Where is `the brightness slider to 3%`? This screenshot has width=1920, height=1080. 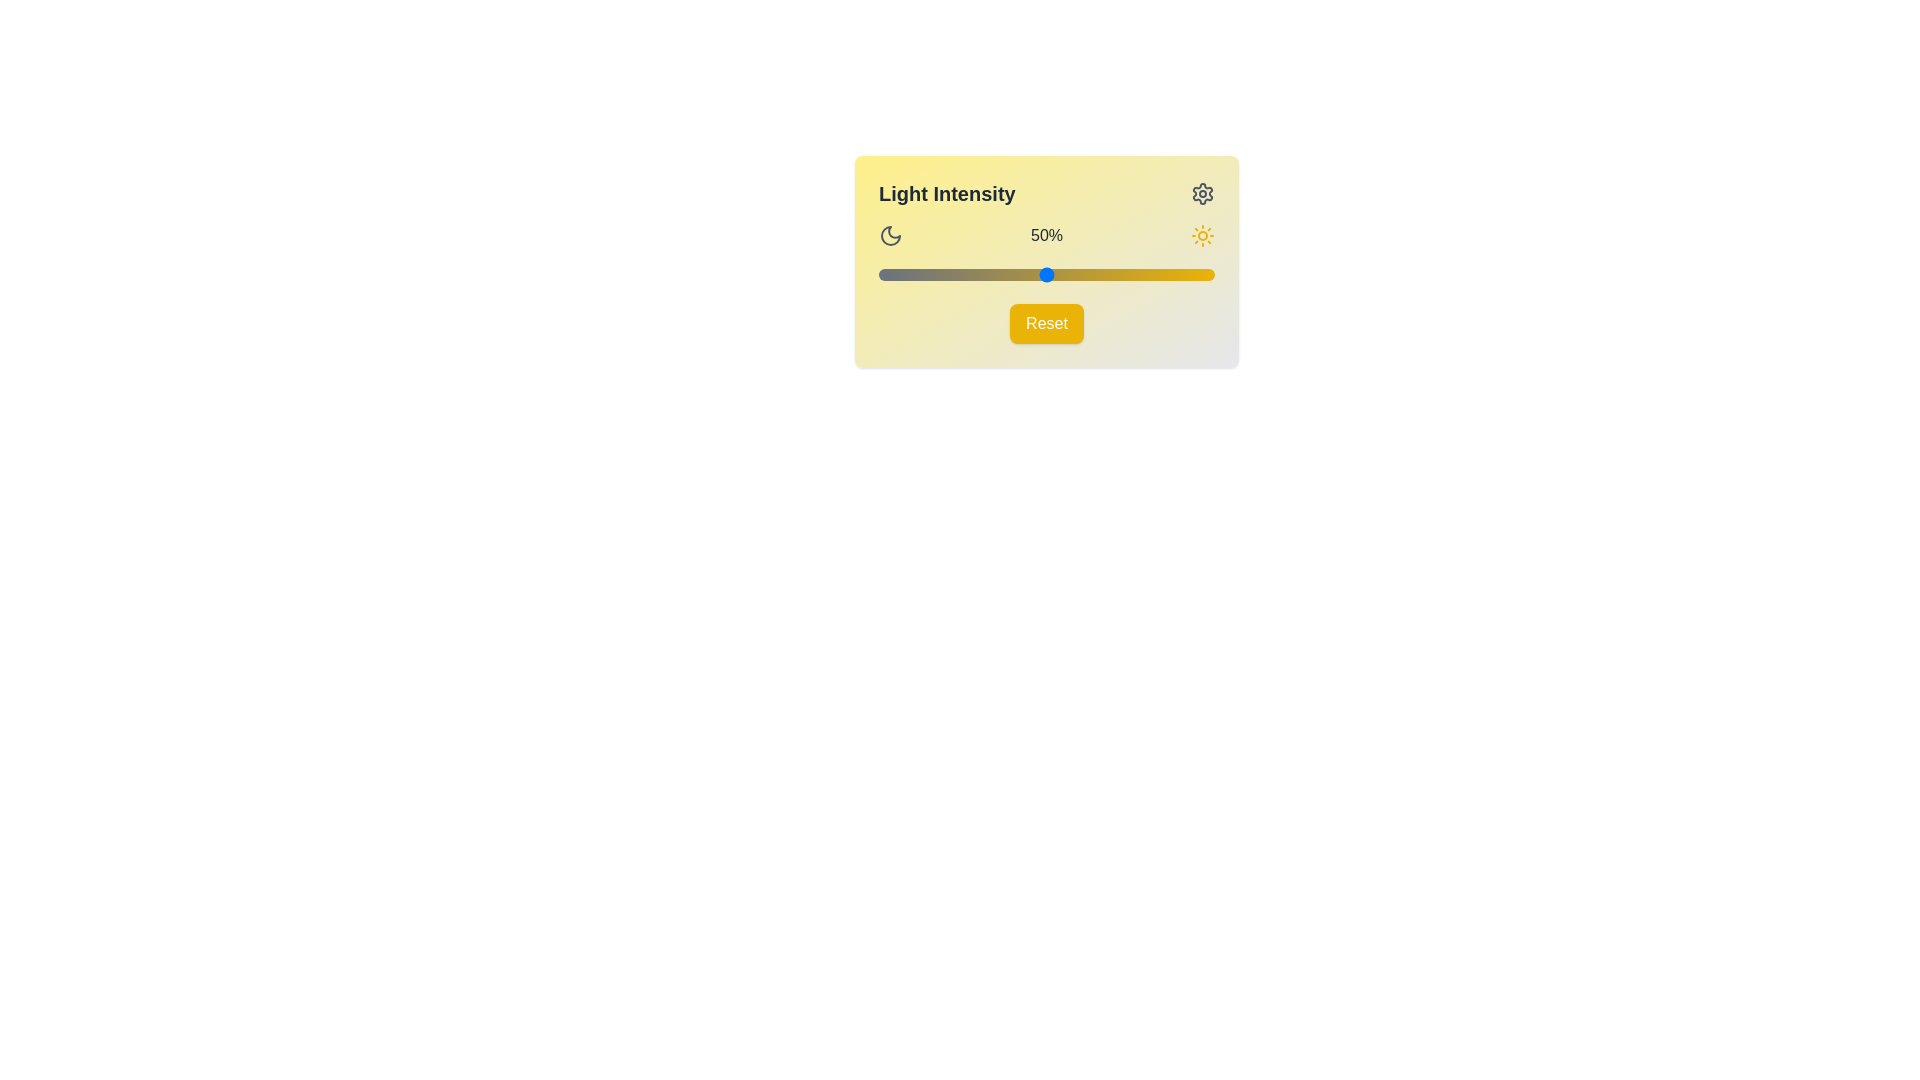 the brightness slider to 3% is located at coordinates (888, 274).